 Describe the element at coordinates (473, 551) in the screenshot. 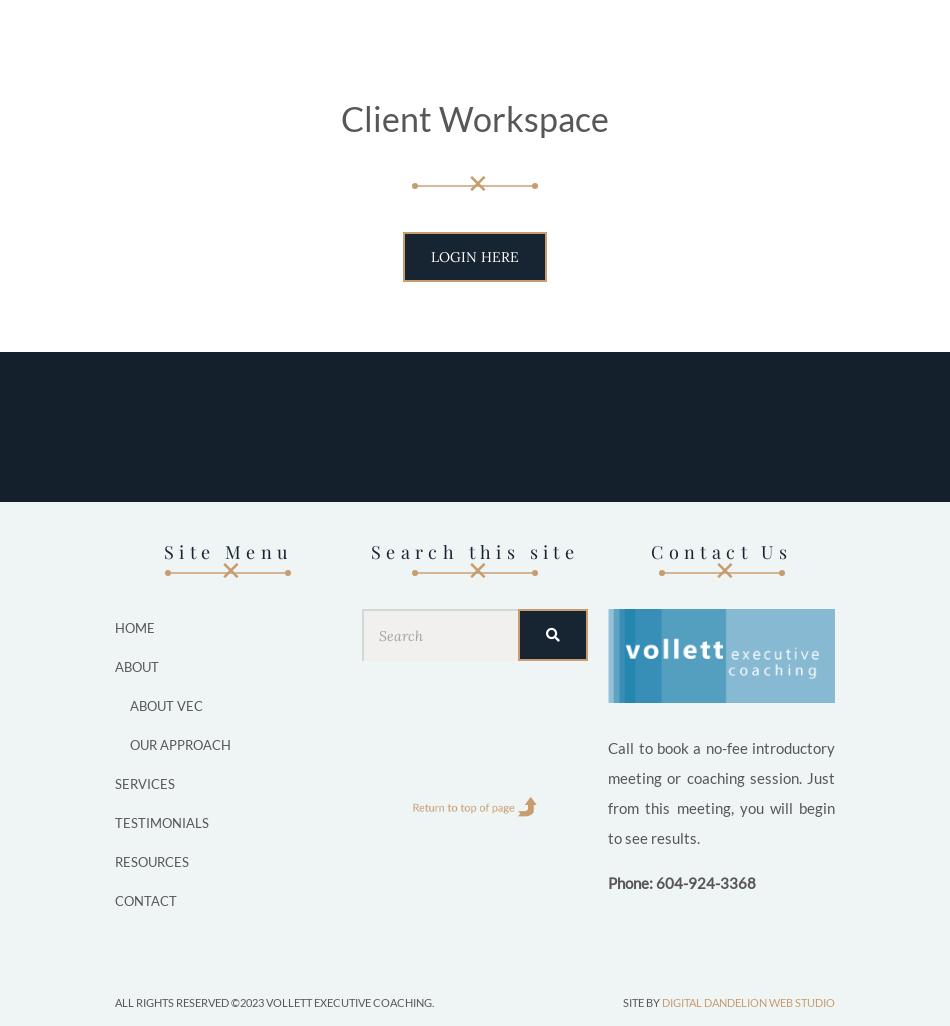

I see `'Search this site'` at that location.